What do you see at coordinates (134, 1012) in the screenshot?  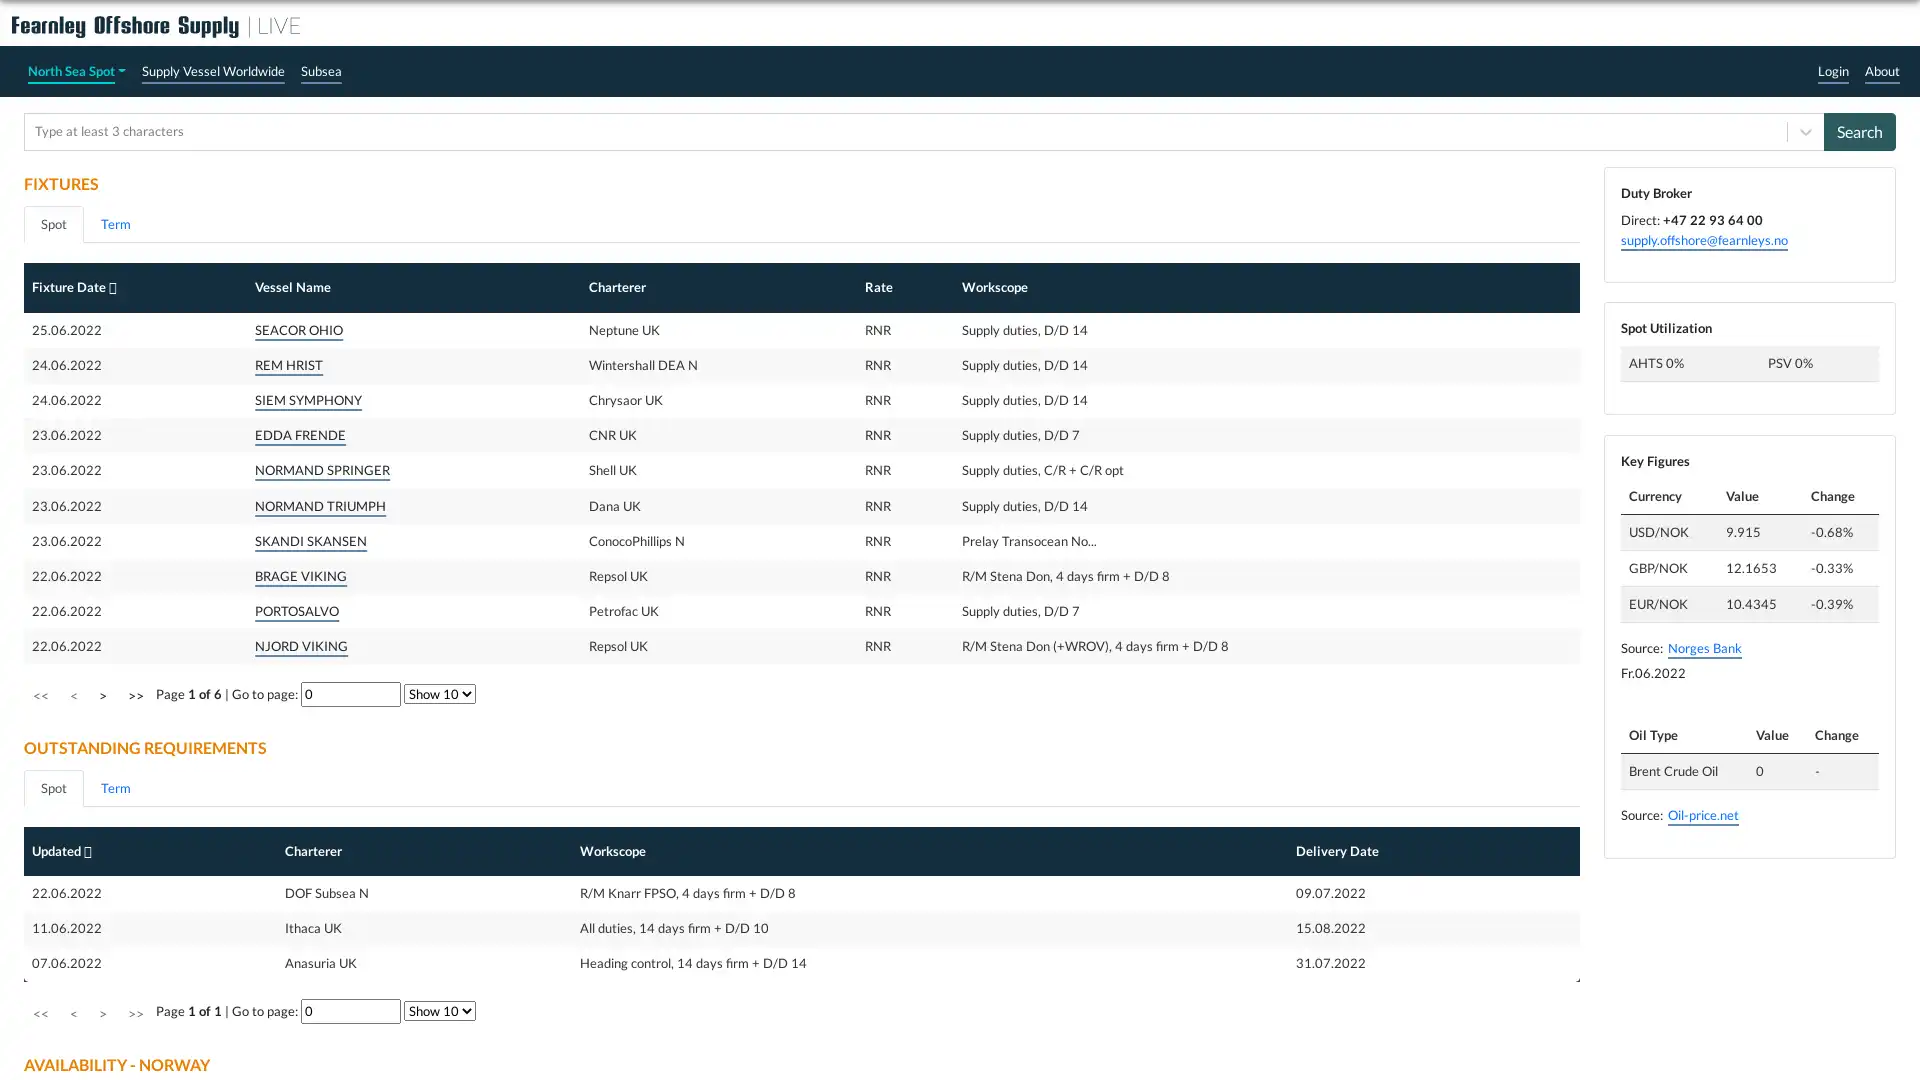 I see `>>` at bounding box center [134, 1012].